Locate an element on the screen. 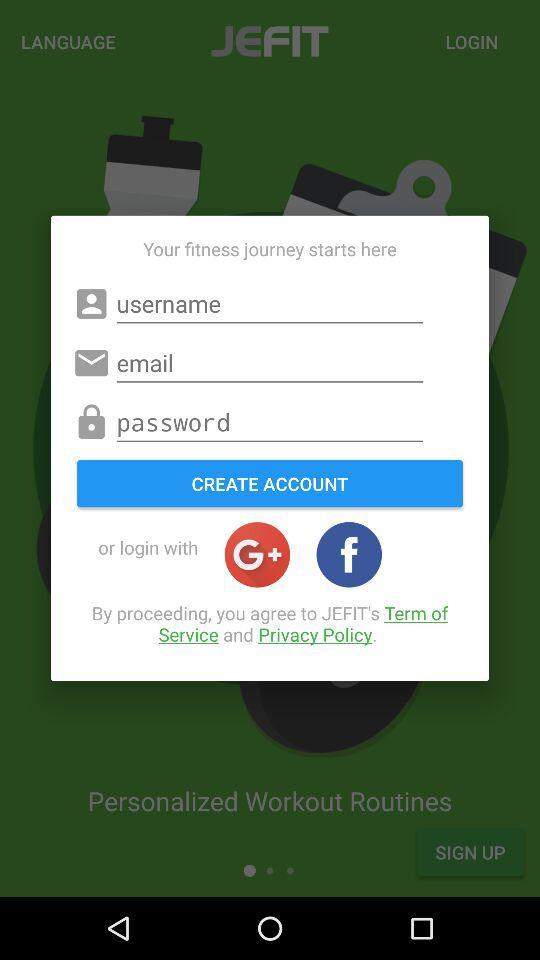  the password here is located at coordinates (270, 422).